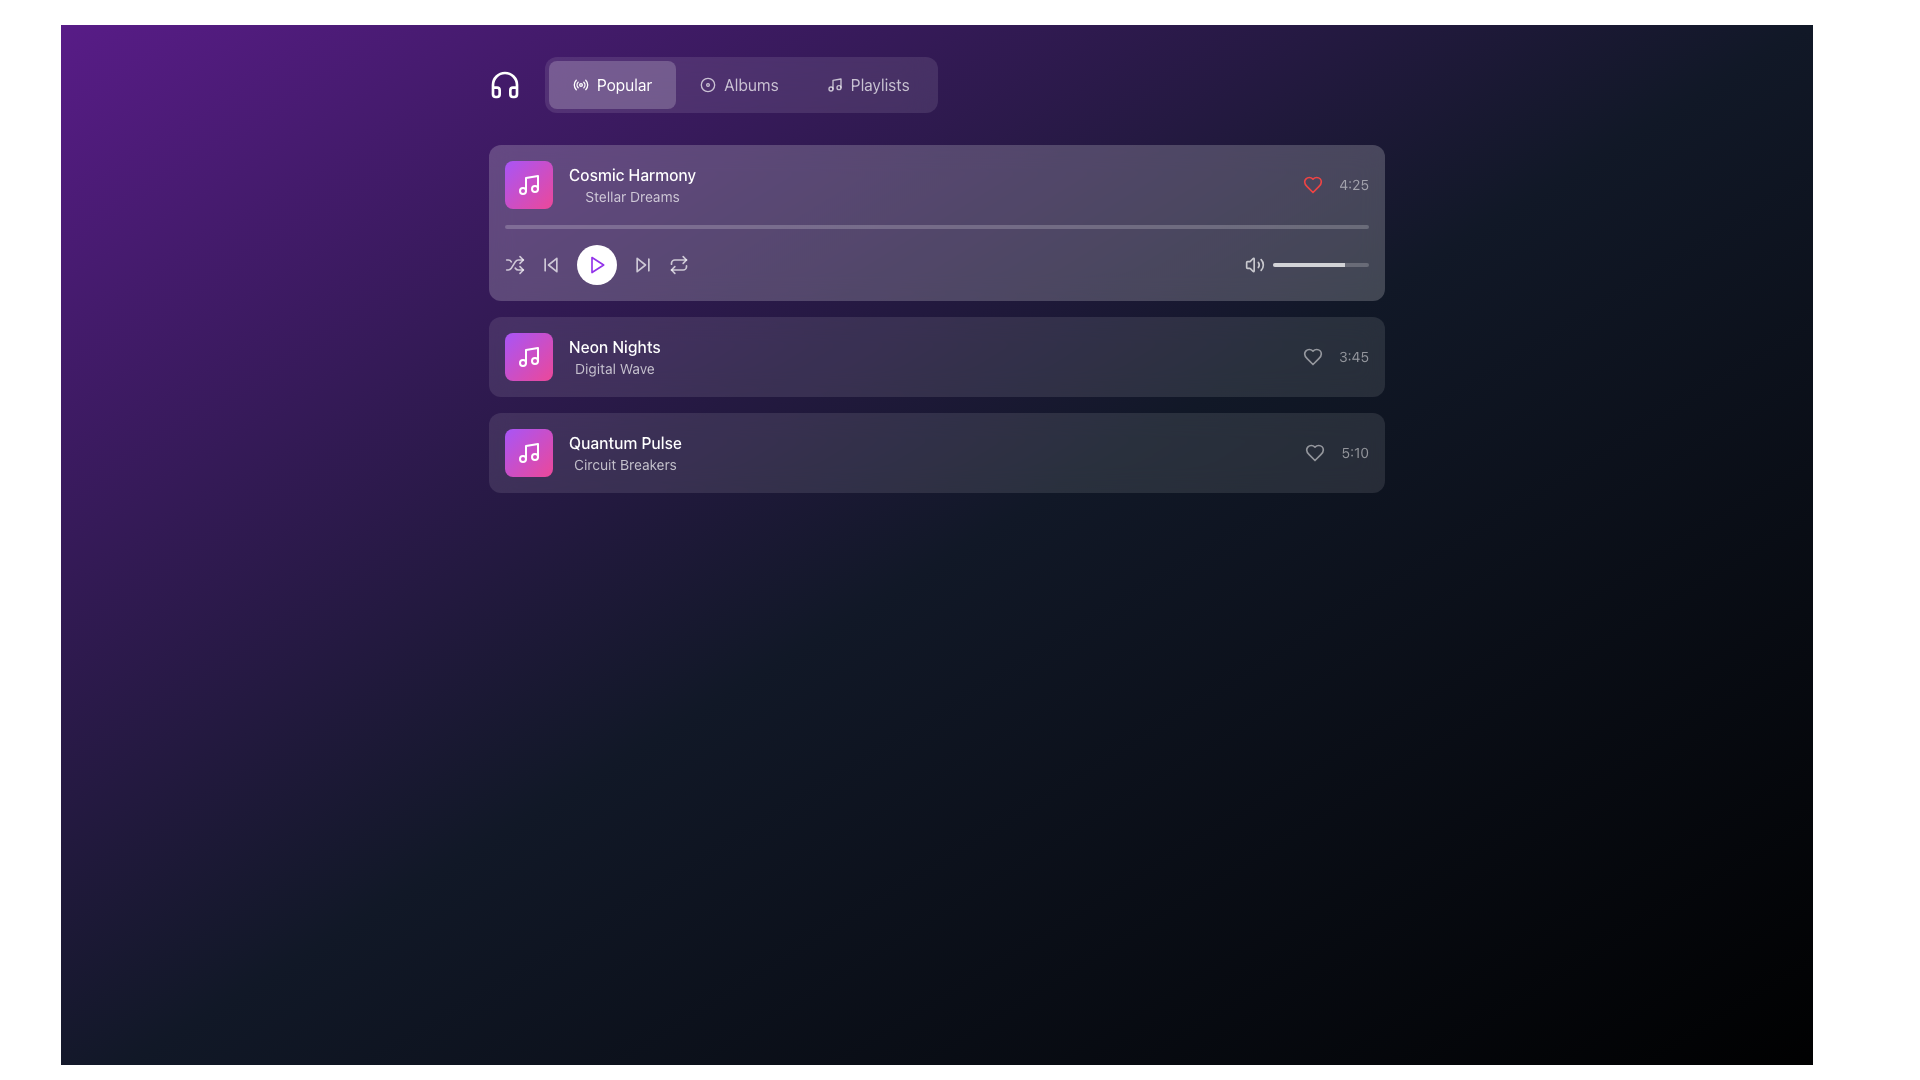 This screenshot has height=1080, width=1920. I want to click on the slider, so click(1300, 264).